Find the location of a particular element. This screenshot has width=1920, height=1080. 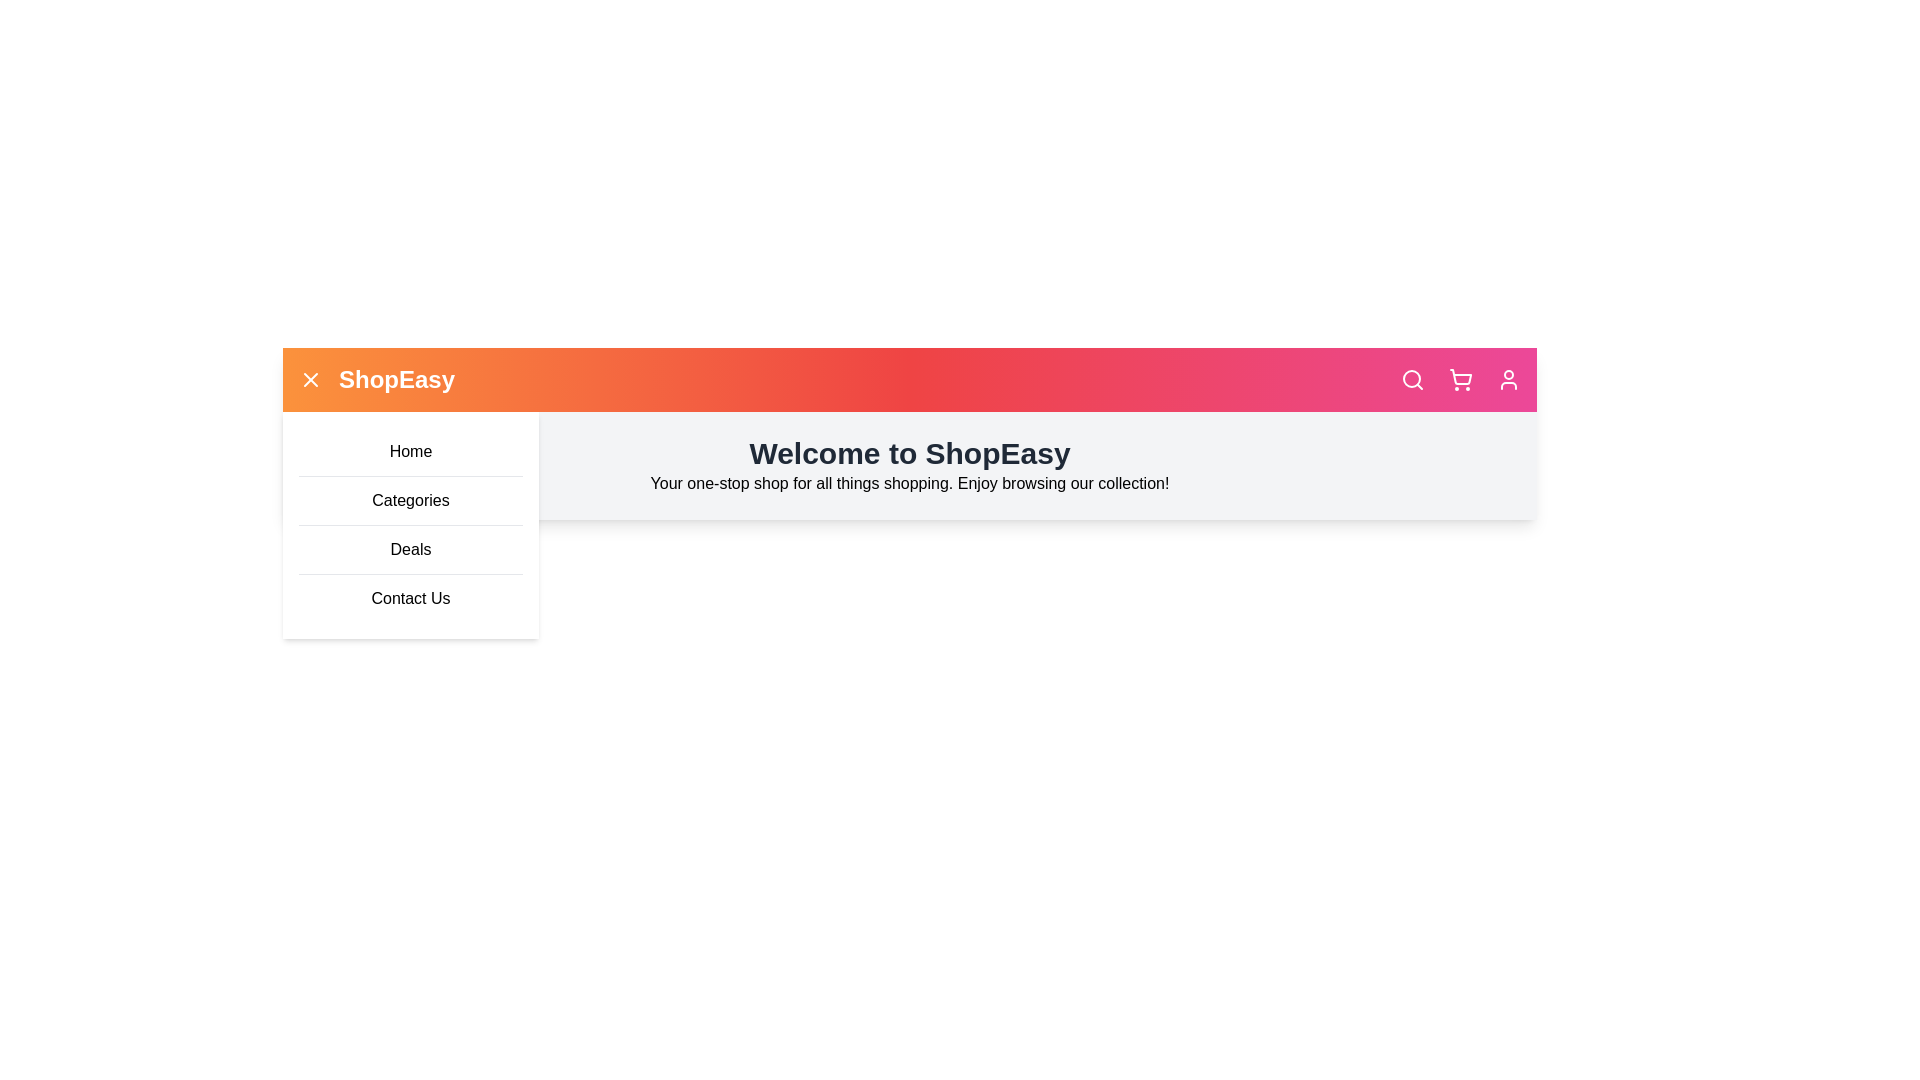

the close or cancel button located at the far left of the horizontal navigation bar next to 'ShopEasy' is located at coordinates (310, 380).